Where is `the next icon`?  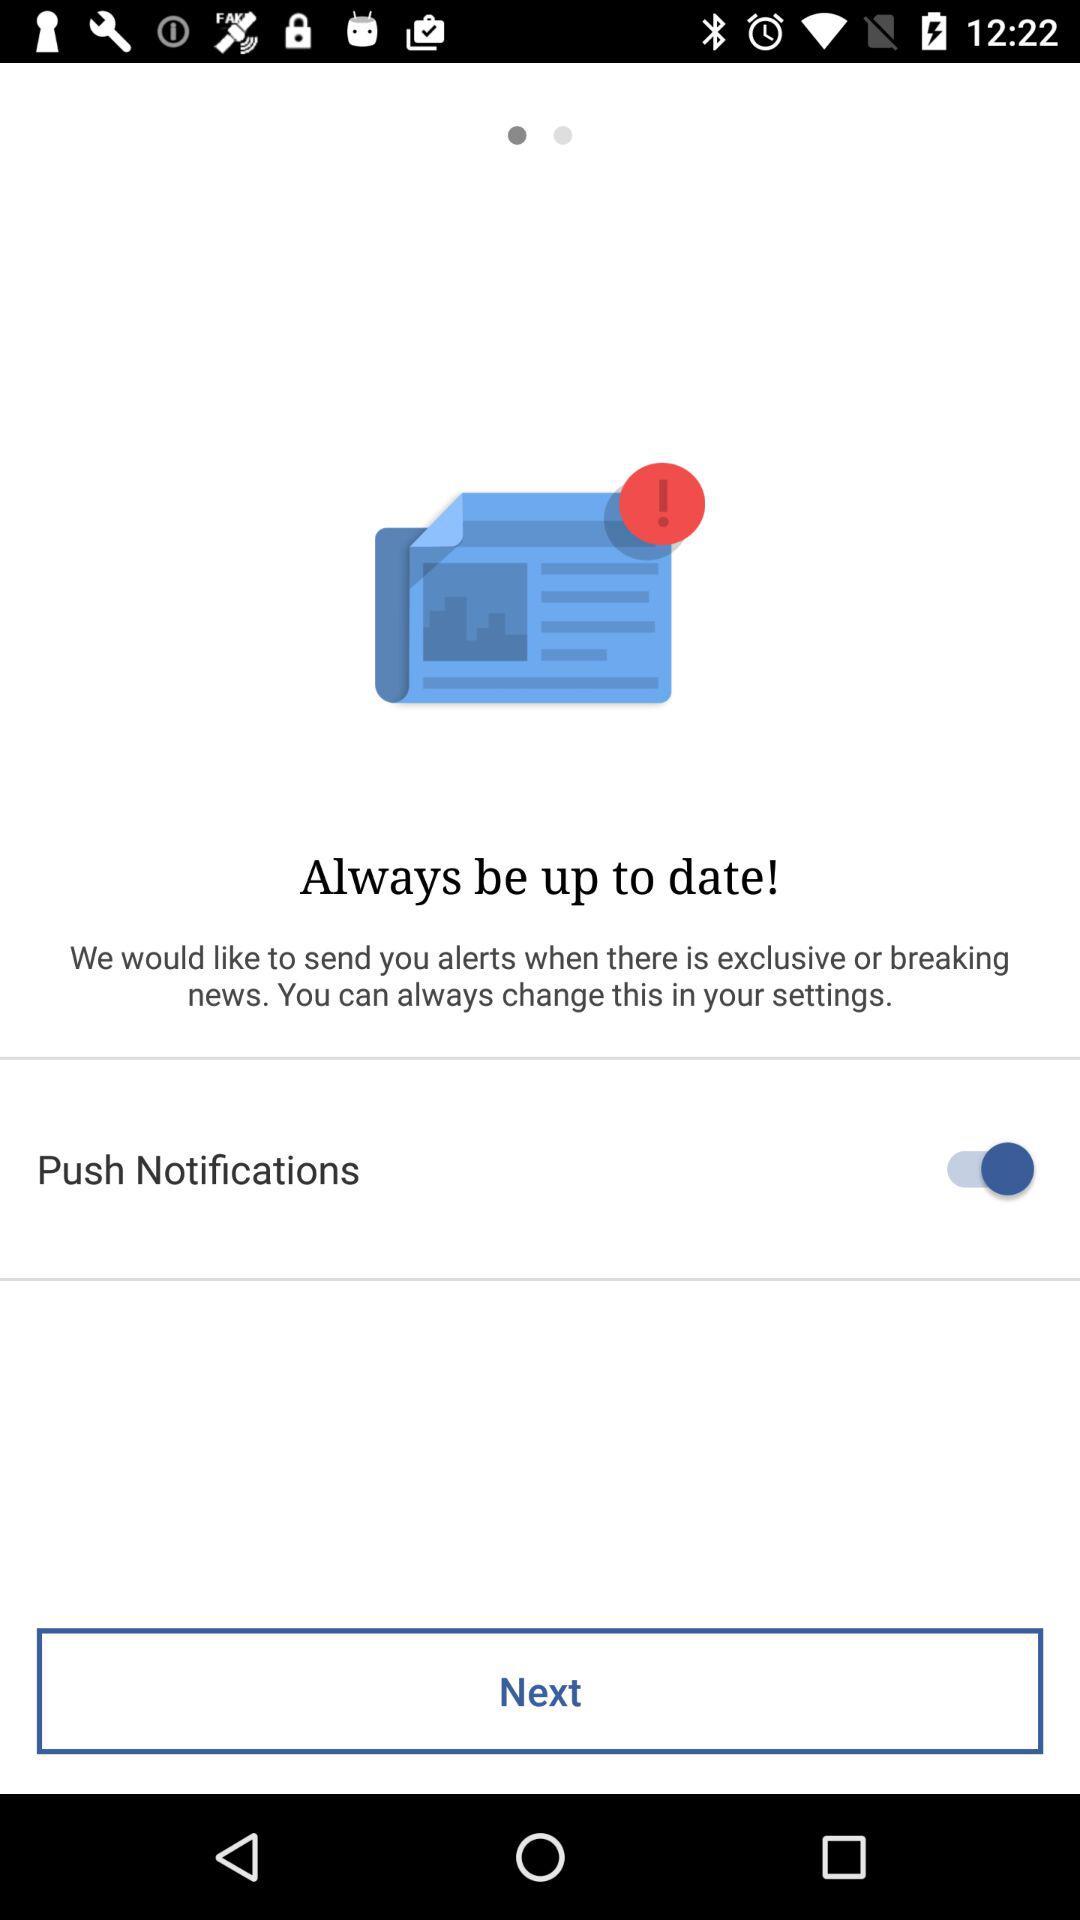 the next icon is located at coordinates (540, 1690).